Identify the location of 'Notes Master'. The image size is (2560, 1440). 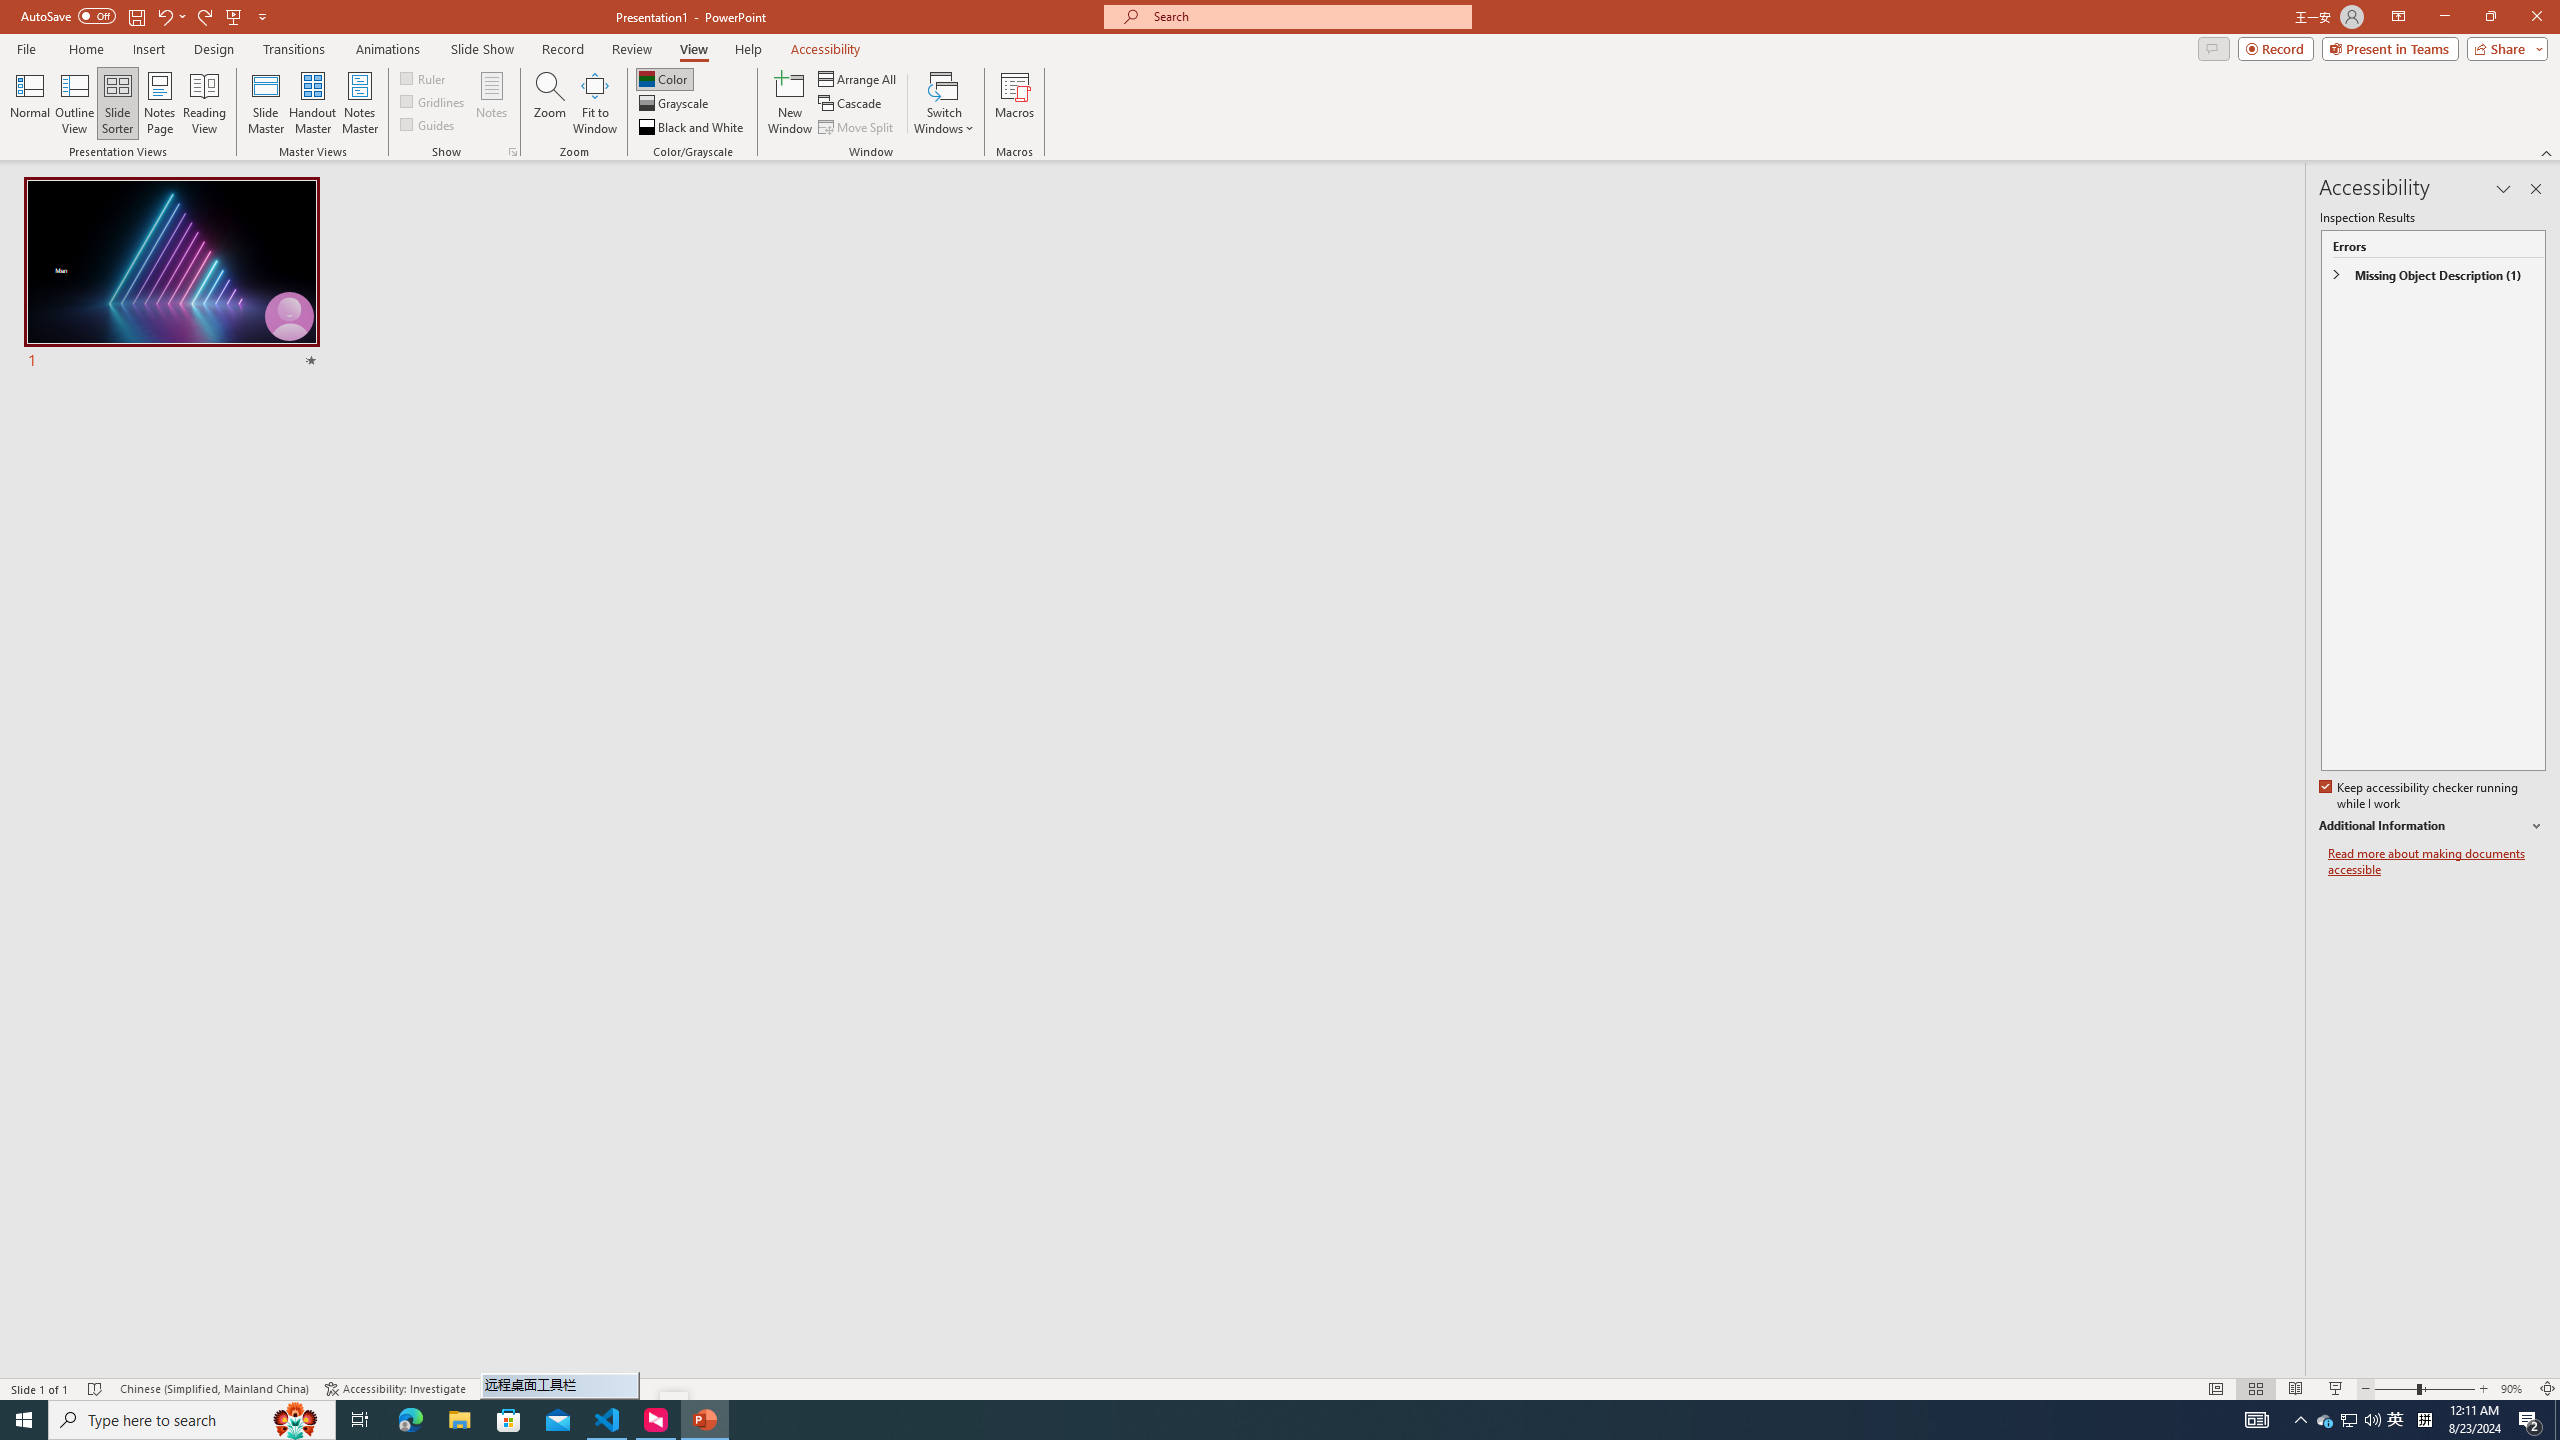
(358, 103).